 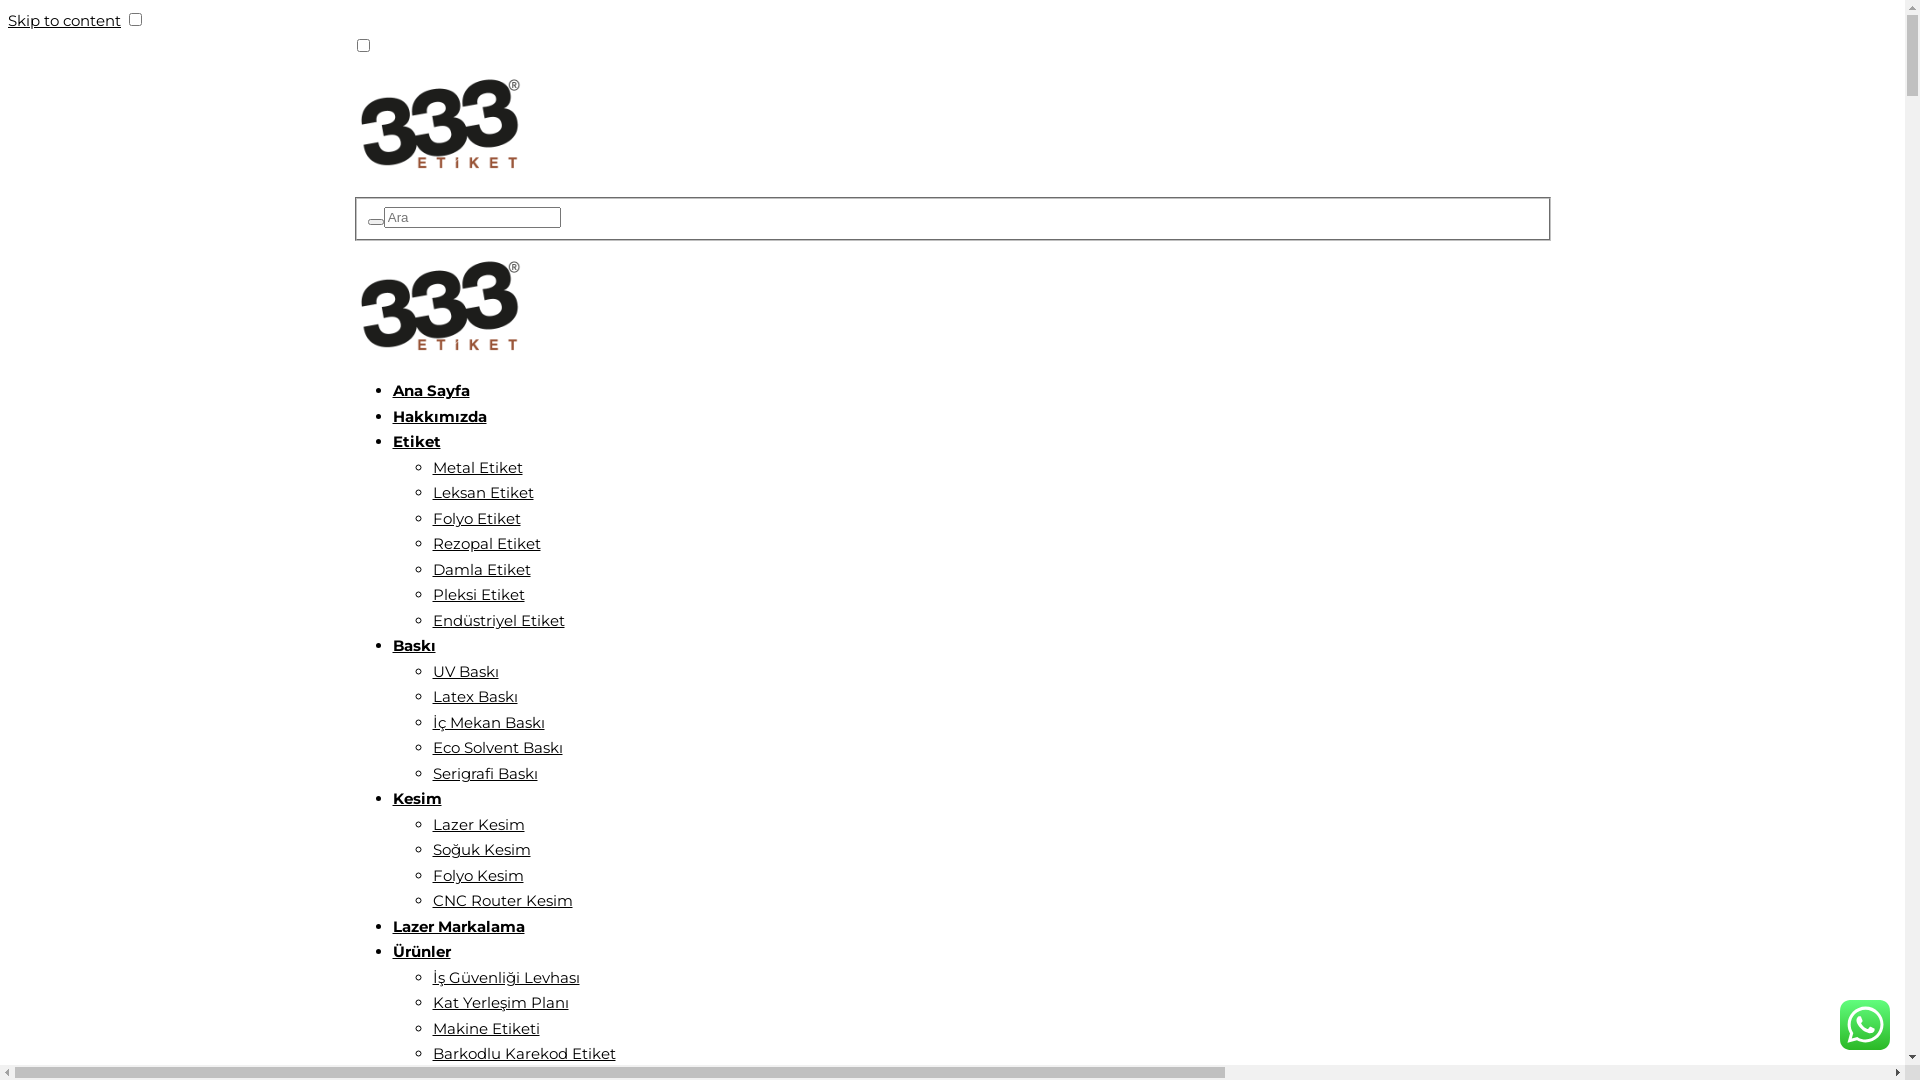 I want to click on 'Barkodlu Karekod Etiket', so click(x=431, y=1052).